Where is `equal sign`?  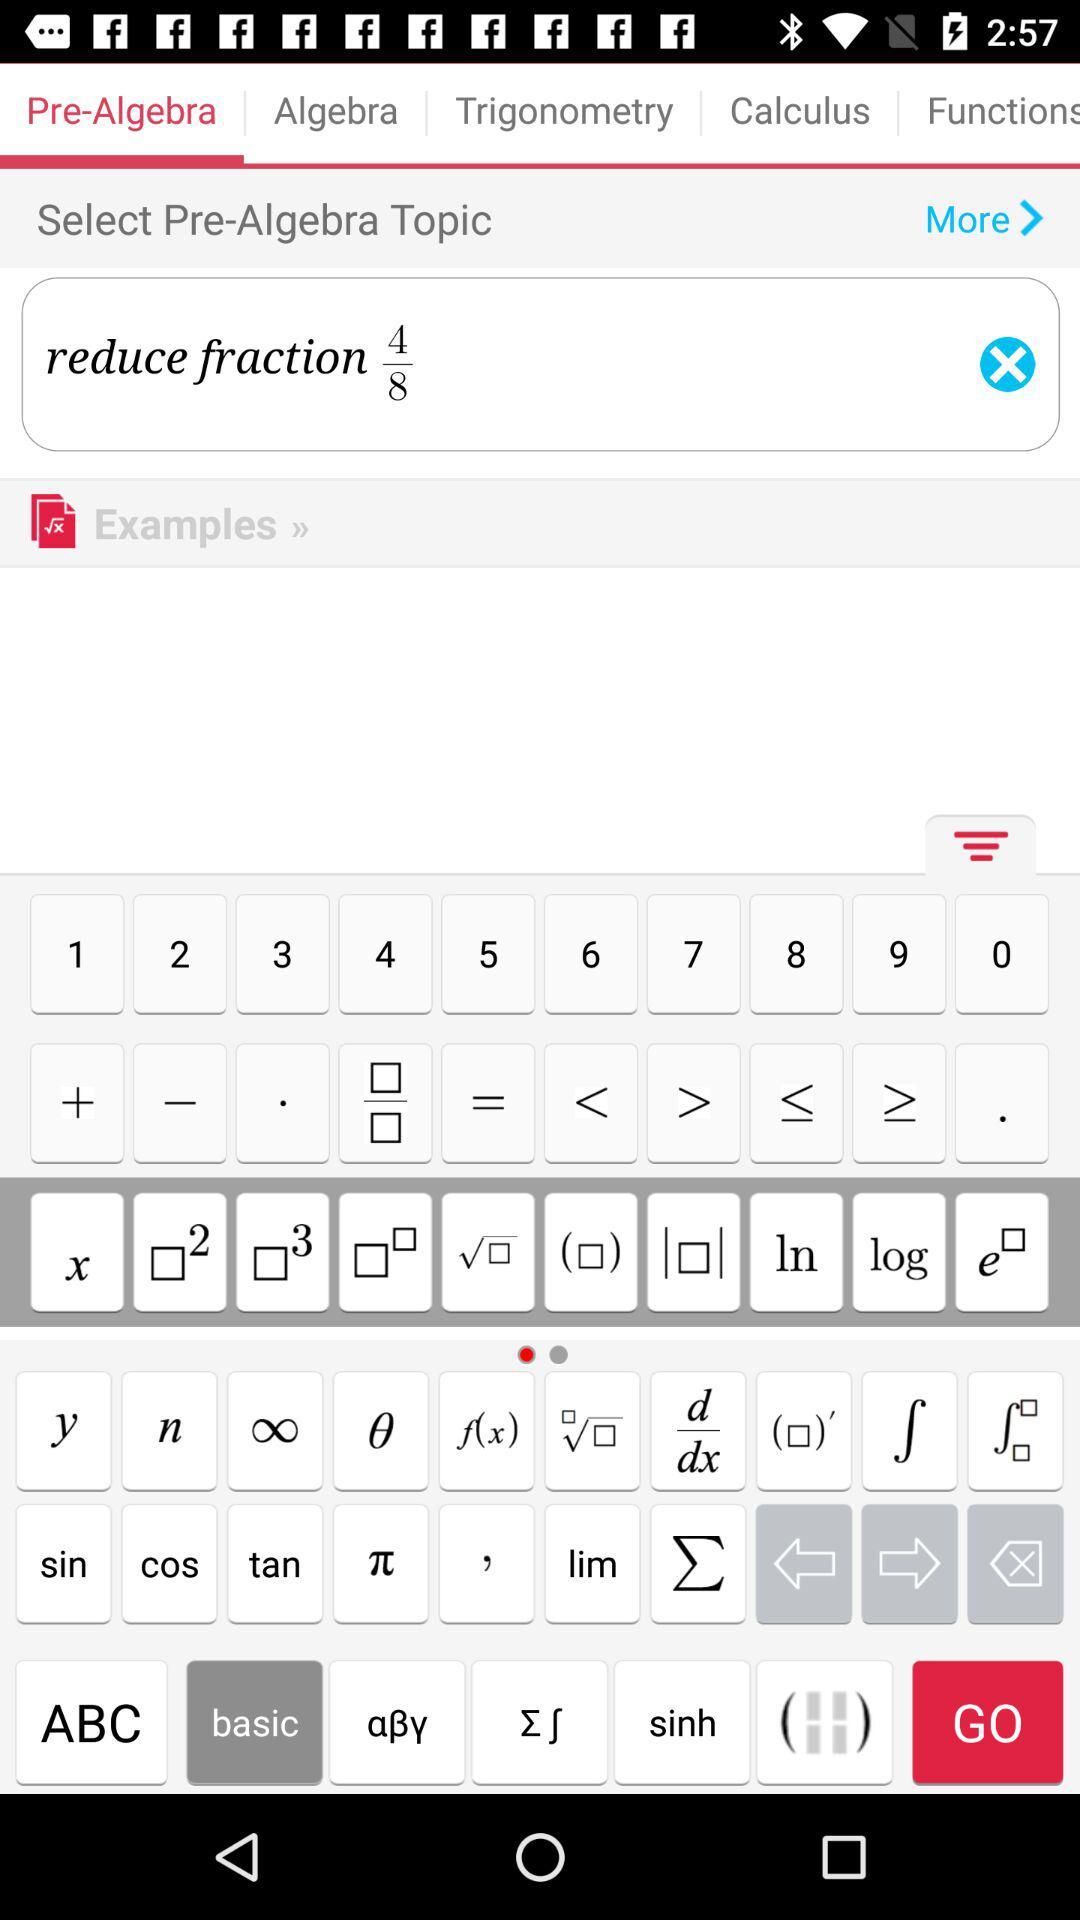 equal sign is located at coordinates (488, 1101).